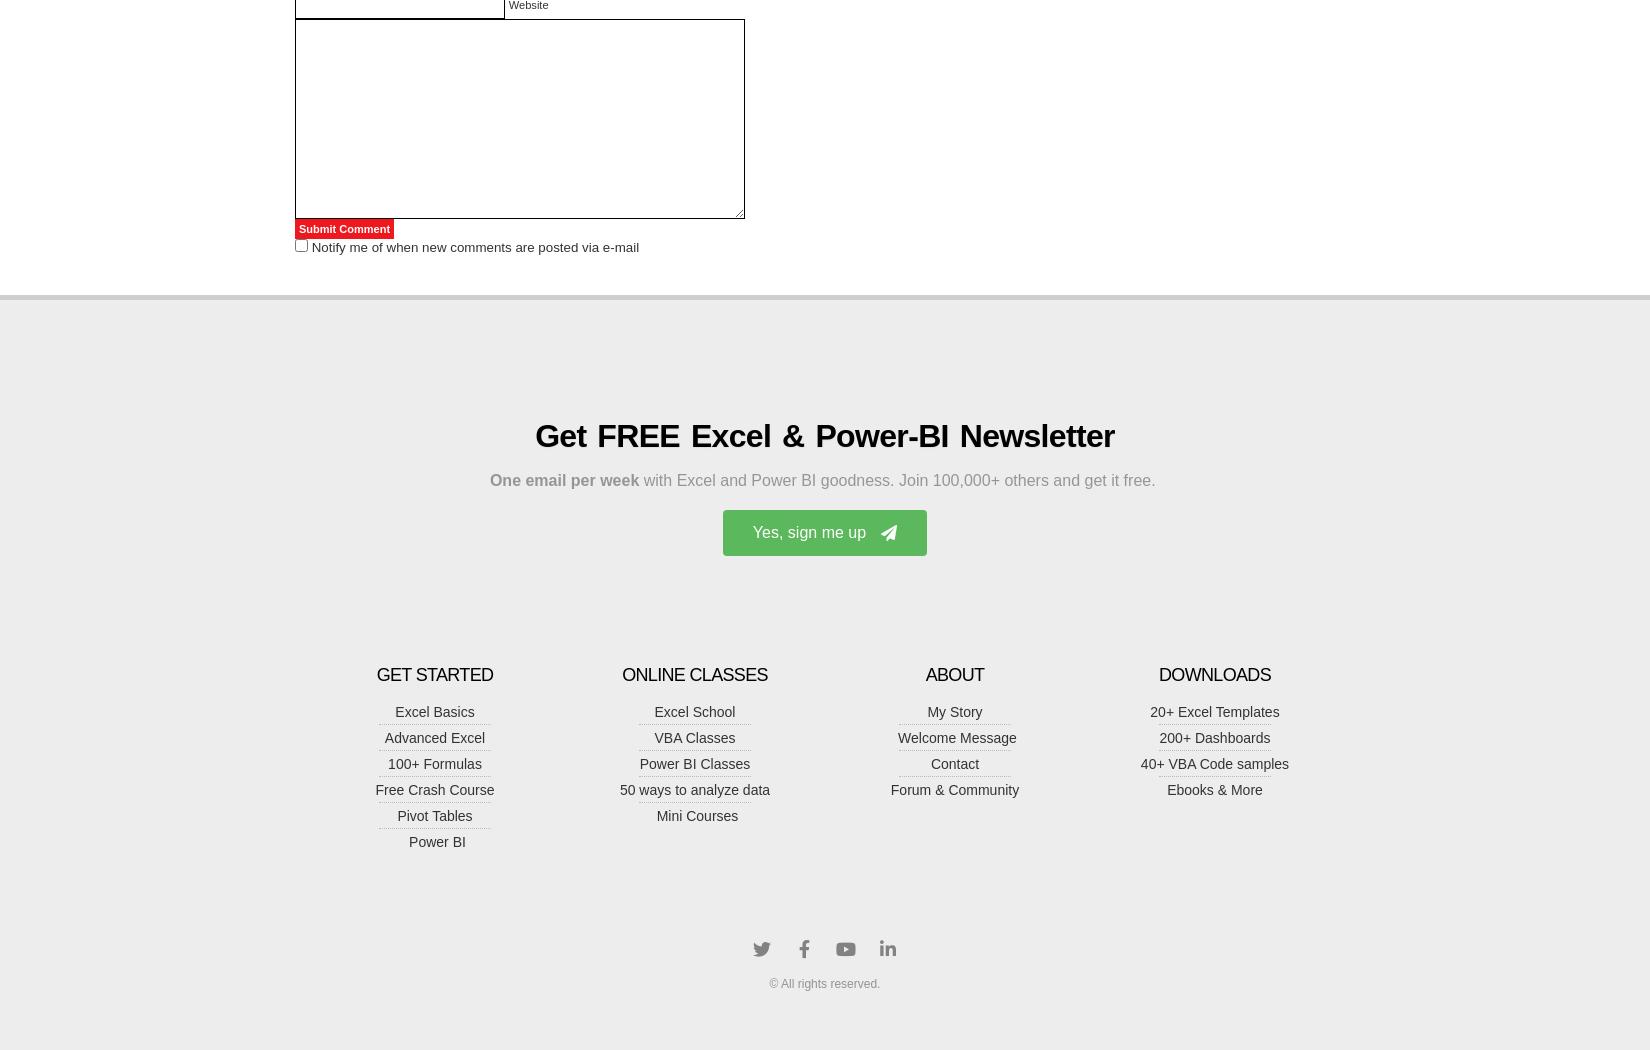 This screenshot has width=1650, height=1050. Describe the element at coordinates (328, 275) in the screenshot. I see `'Brock'` at that location.